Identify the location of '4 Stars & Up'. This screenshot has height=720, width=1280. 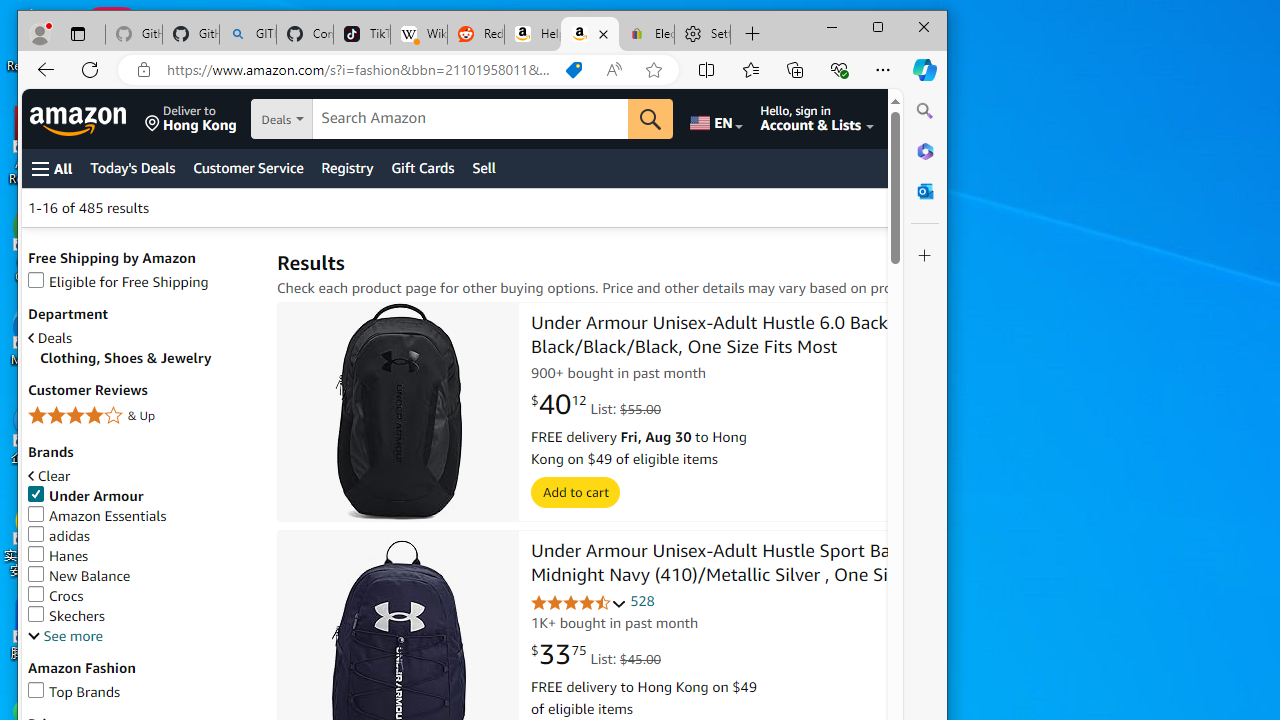
(141, 415).